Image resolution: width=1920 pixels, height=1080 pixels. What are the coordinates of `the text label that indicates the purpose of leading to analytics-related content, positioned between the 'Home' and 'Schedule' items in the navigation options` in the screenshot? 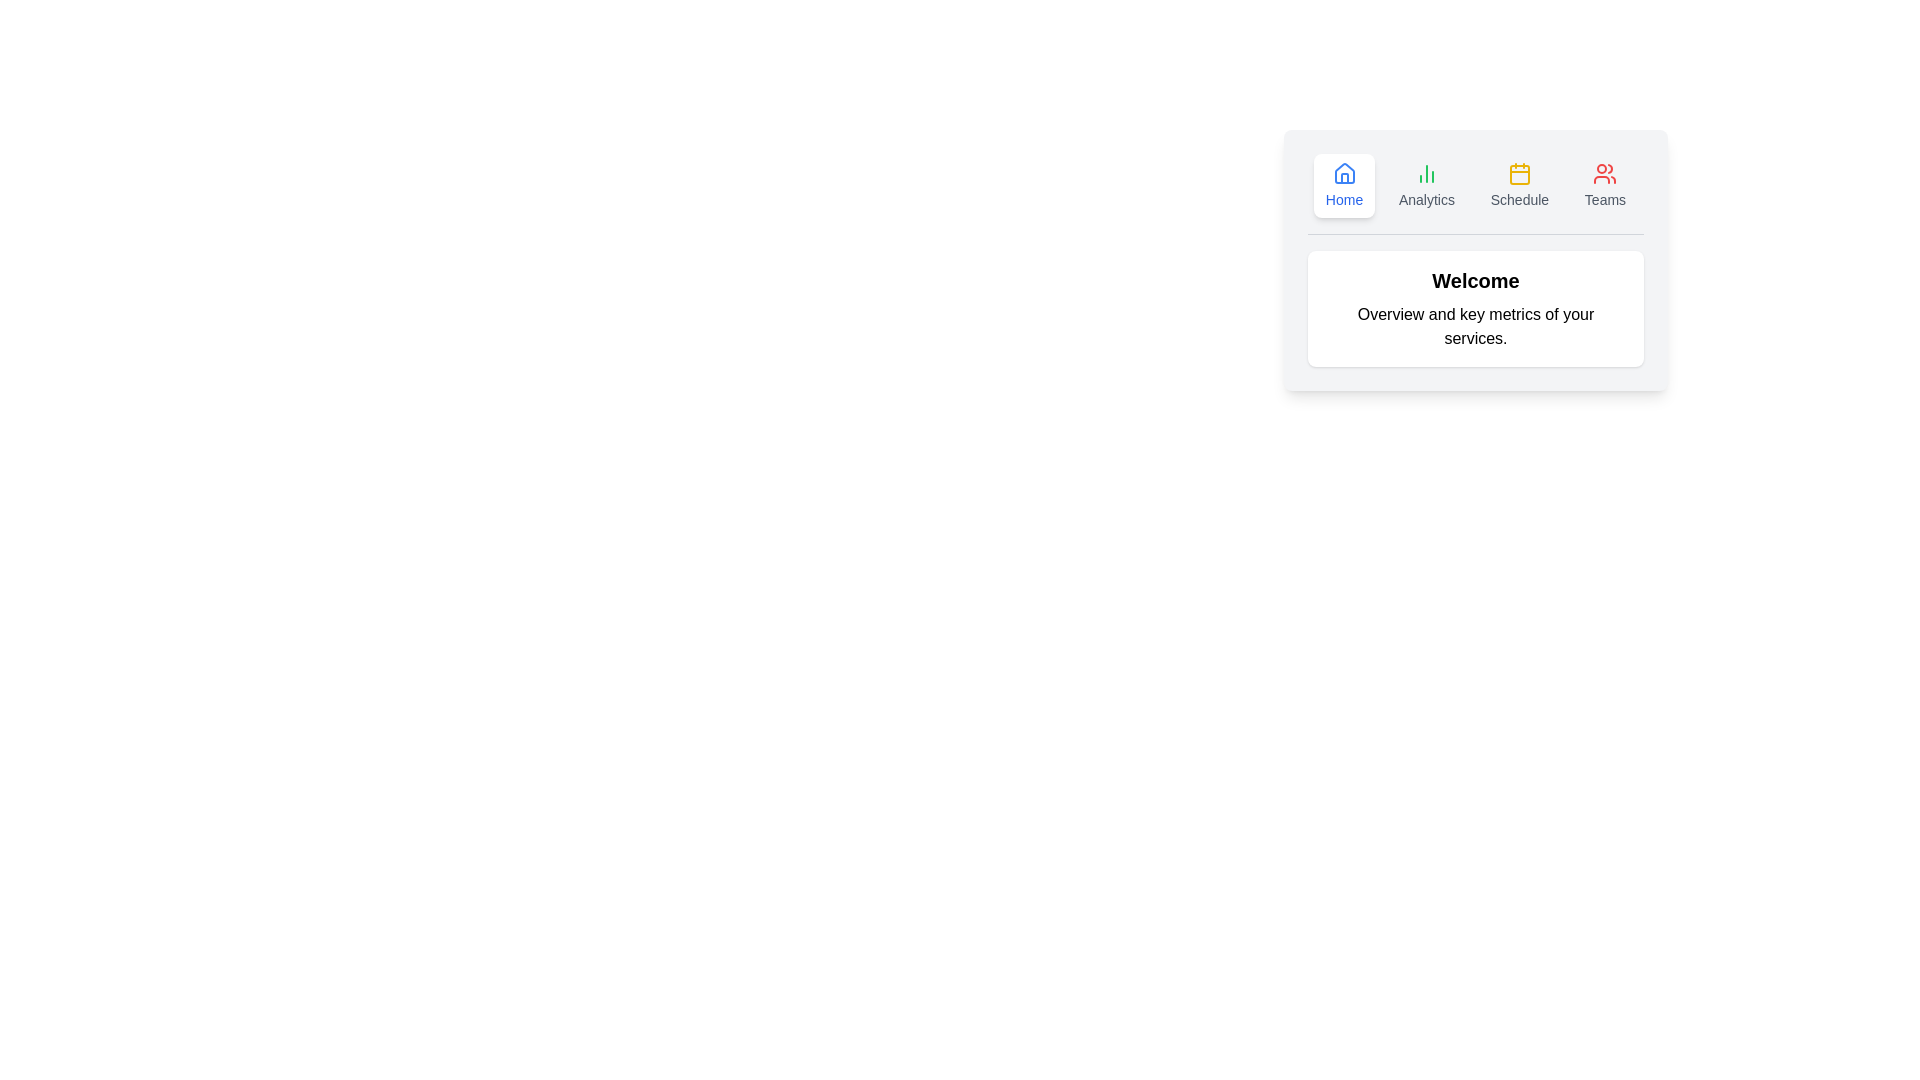 It's located at (1425, 200).